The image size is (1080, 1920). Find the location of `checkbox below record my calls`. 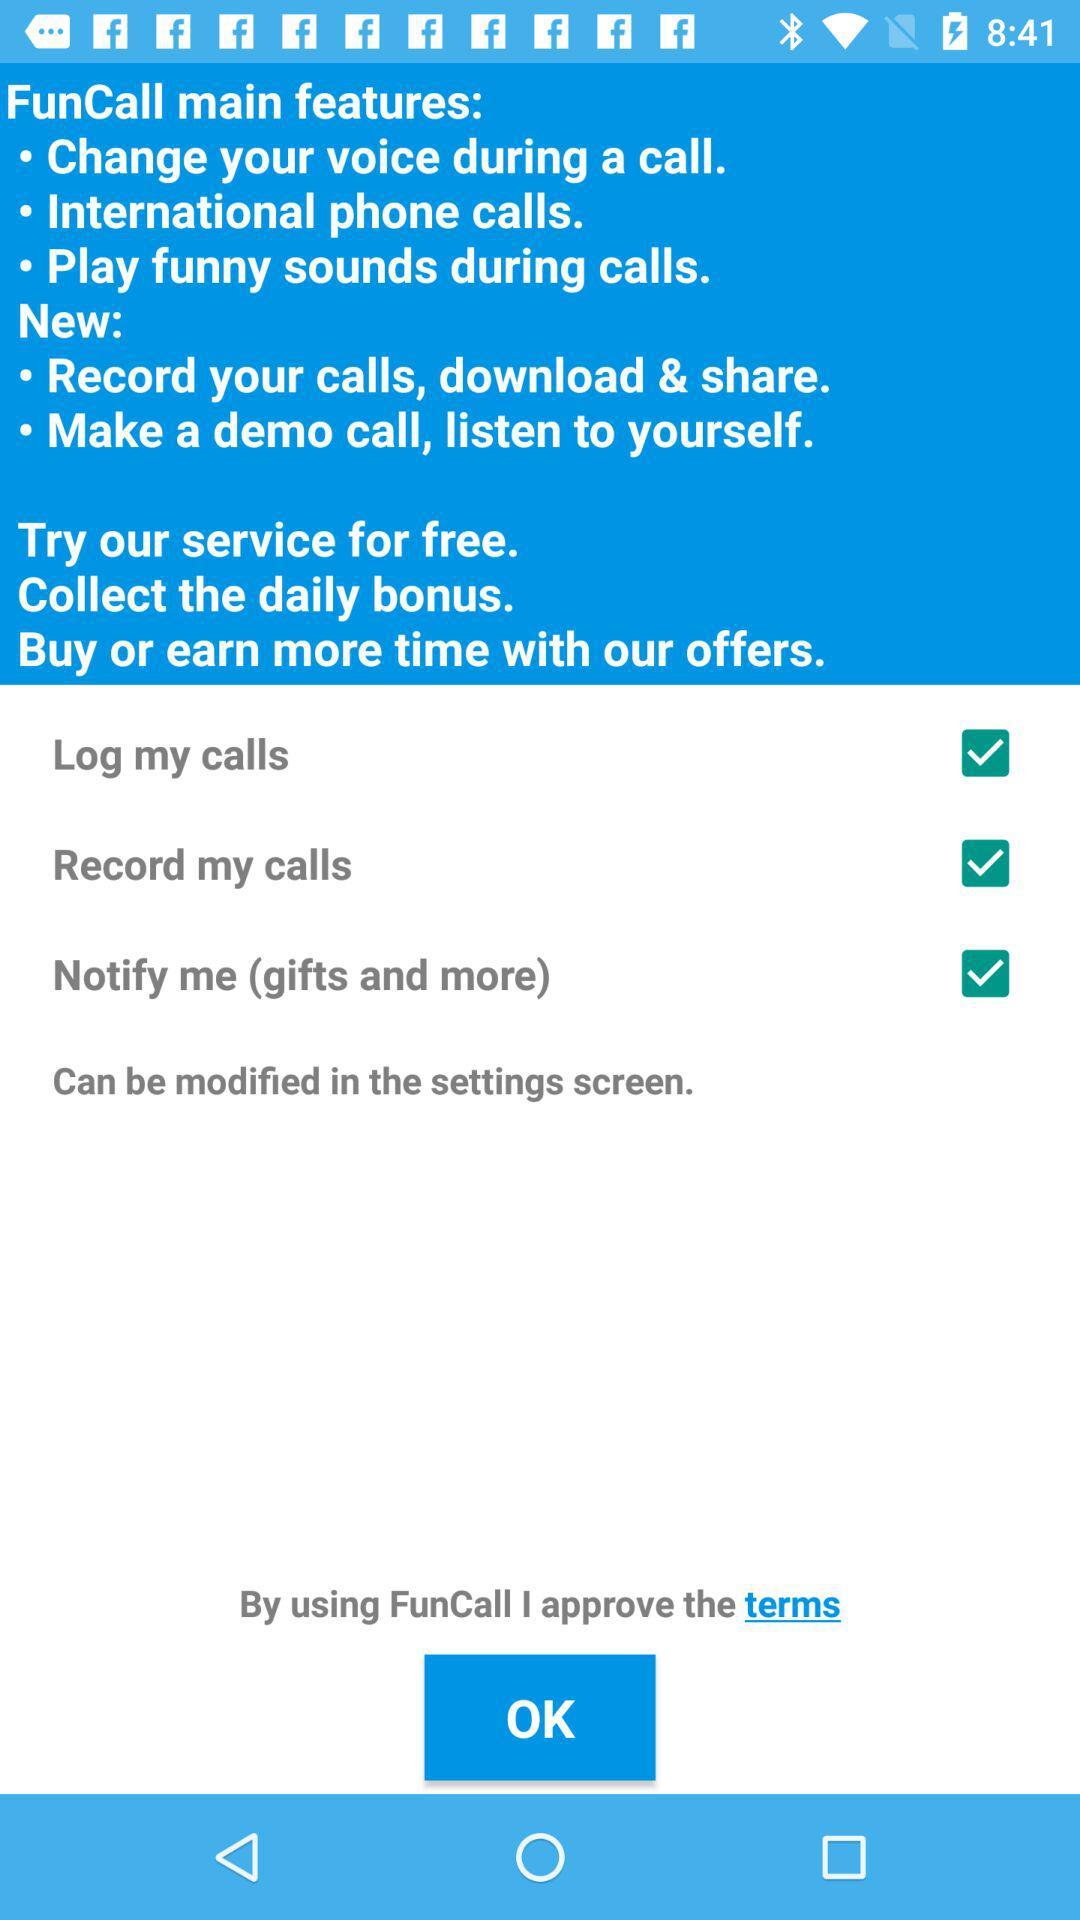

checkbox below record my calls is located at coordinates (540, 973).